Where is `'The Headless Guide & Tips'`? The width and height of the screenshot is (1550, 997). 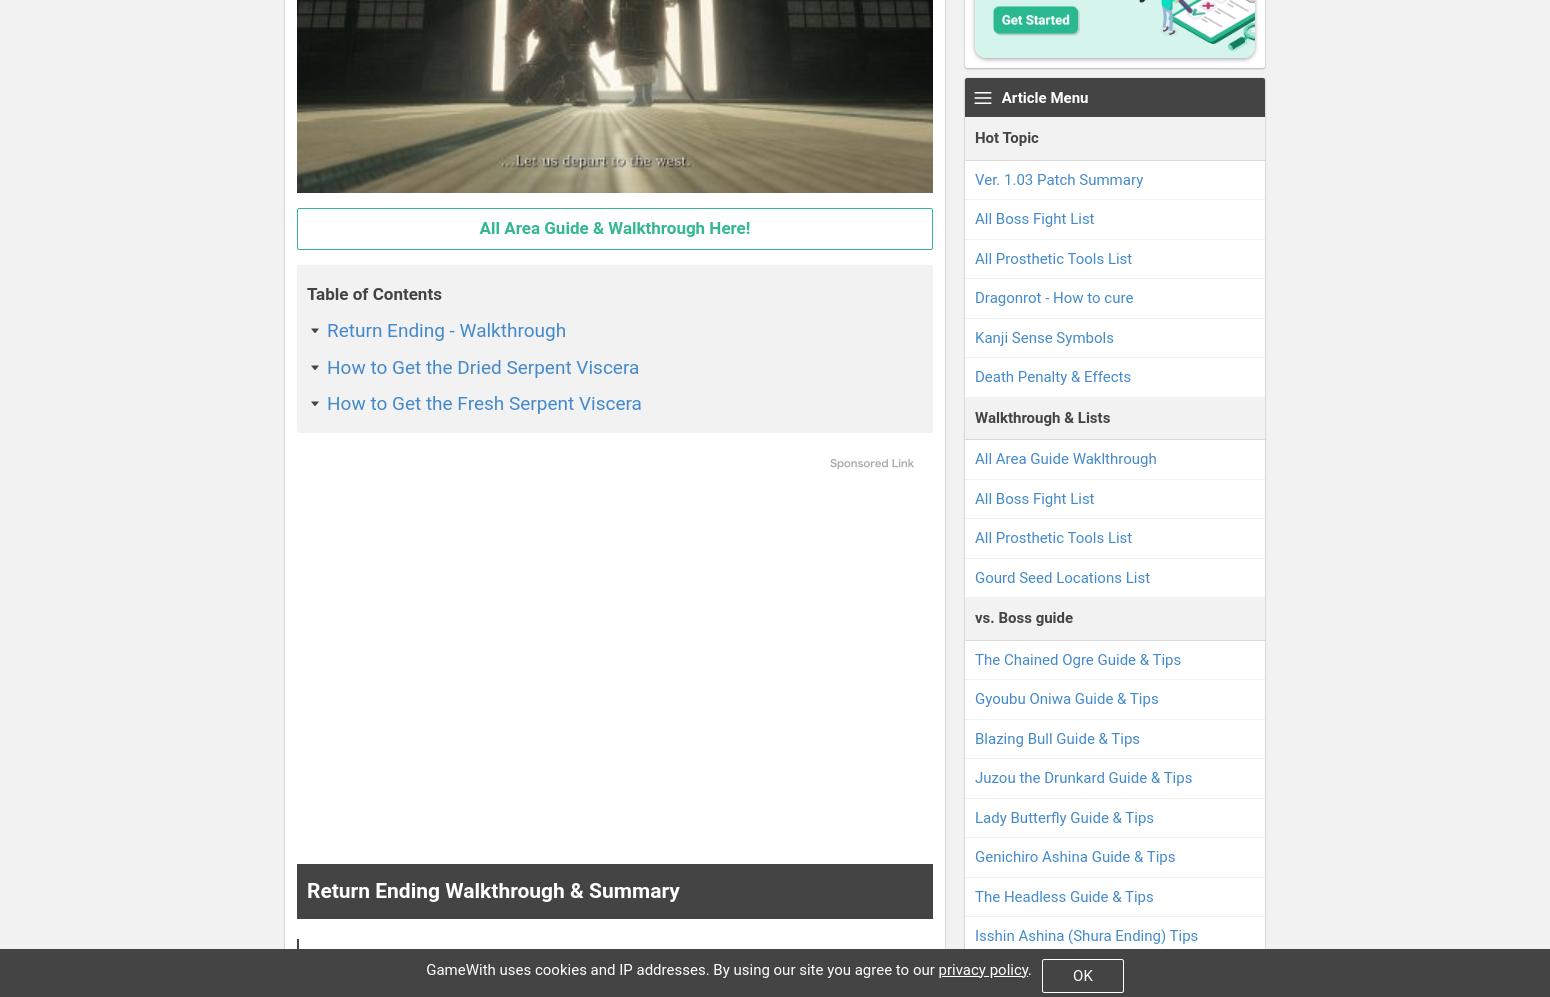
'The Headless Guide & Tips' is located at coordinates (1064, 895).